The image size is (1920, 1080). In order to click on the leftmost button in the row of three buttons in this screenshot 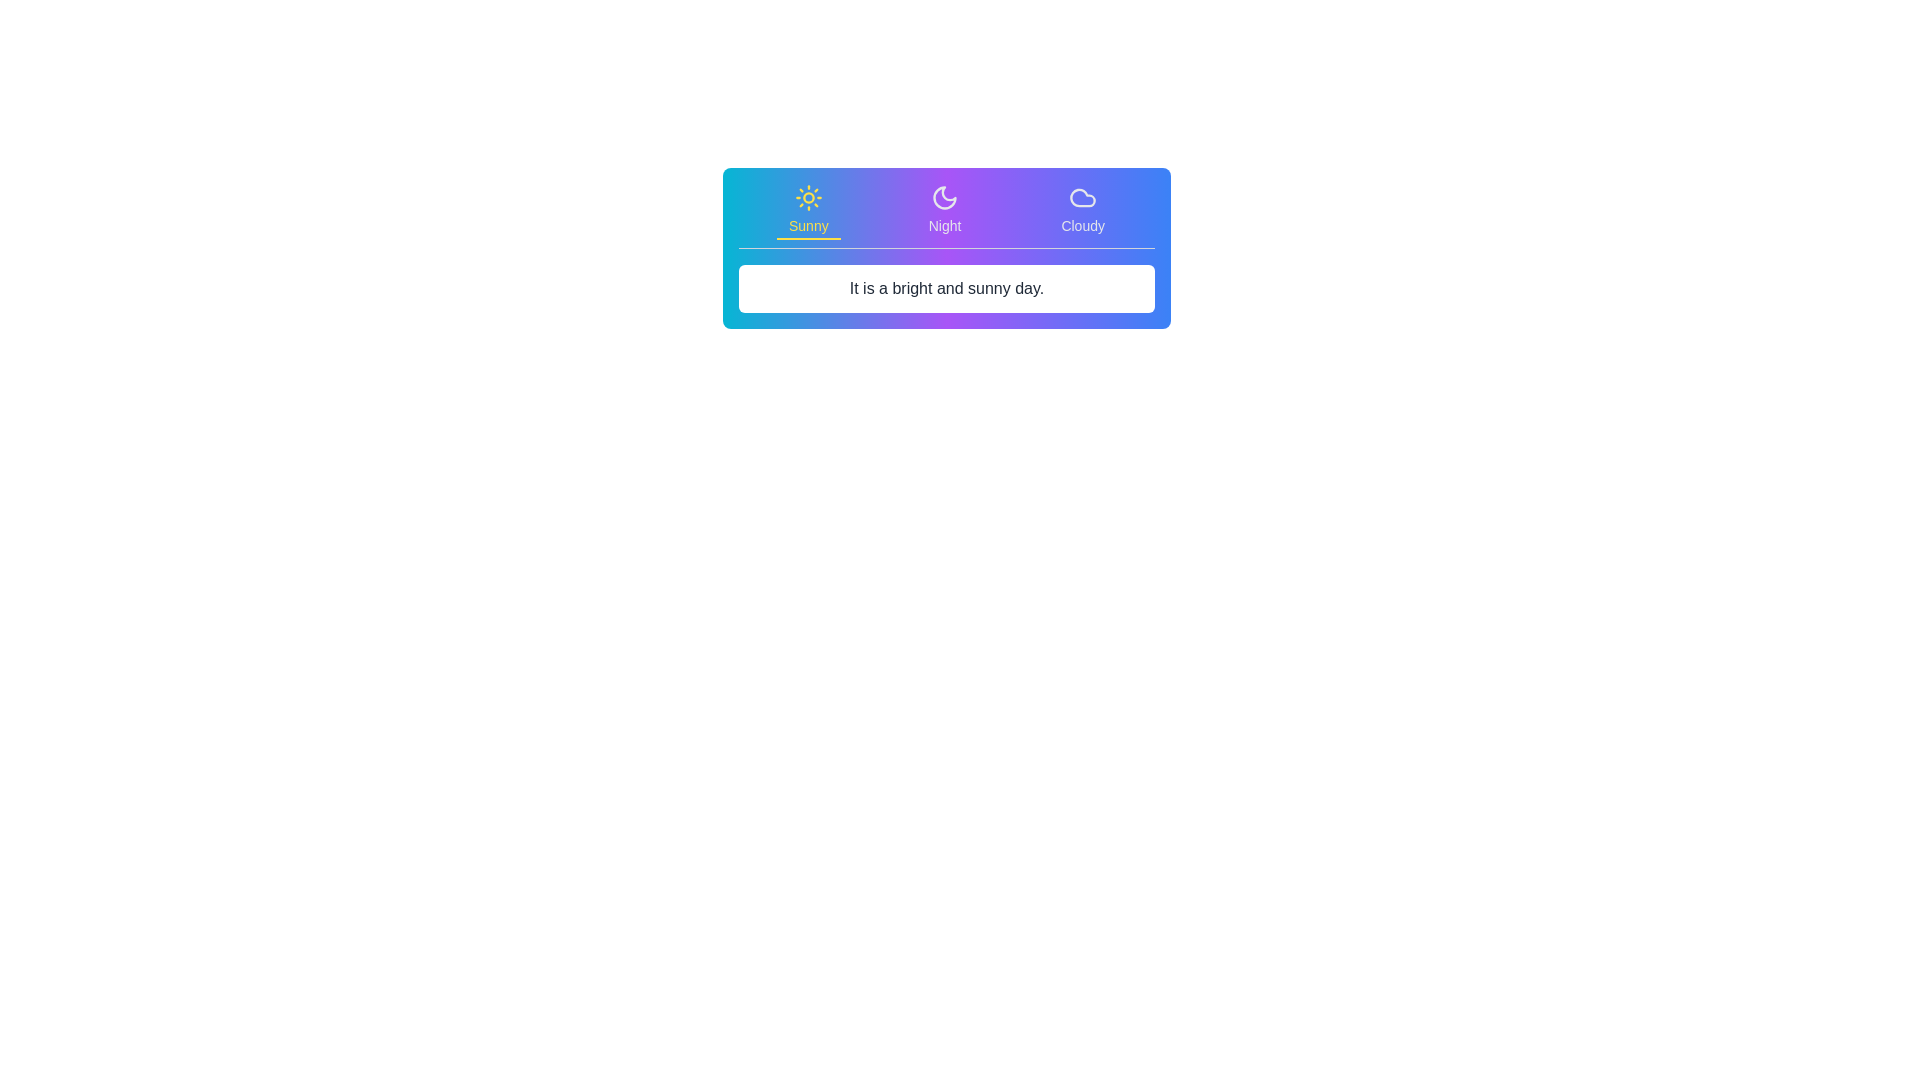, I will do `click(808, 209)`.